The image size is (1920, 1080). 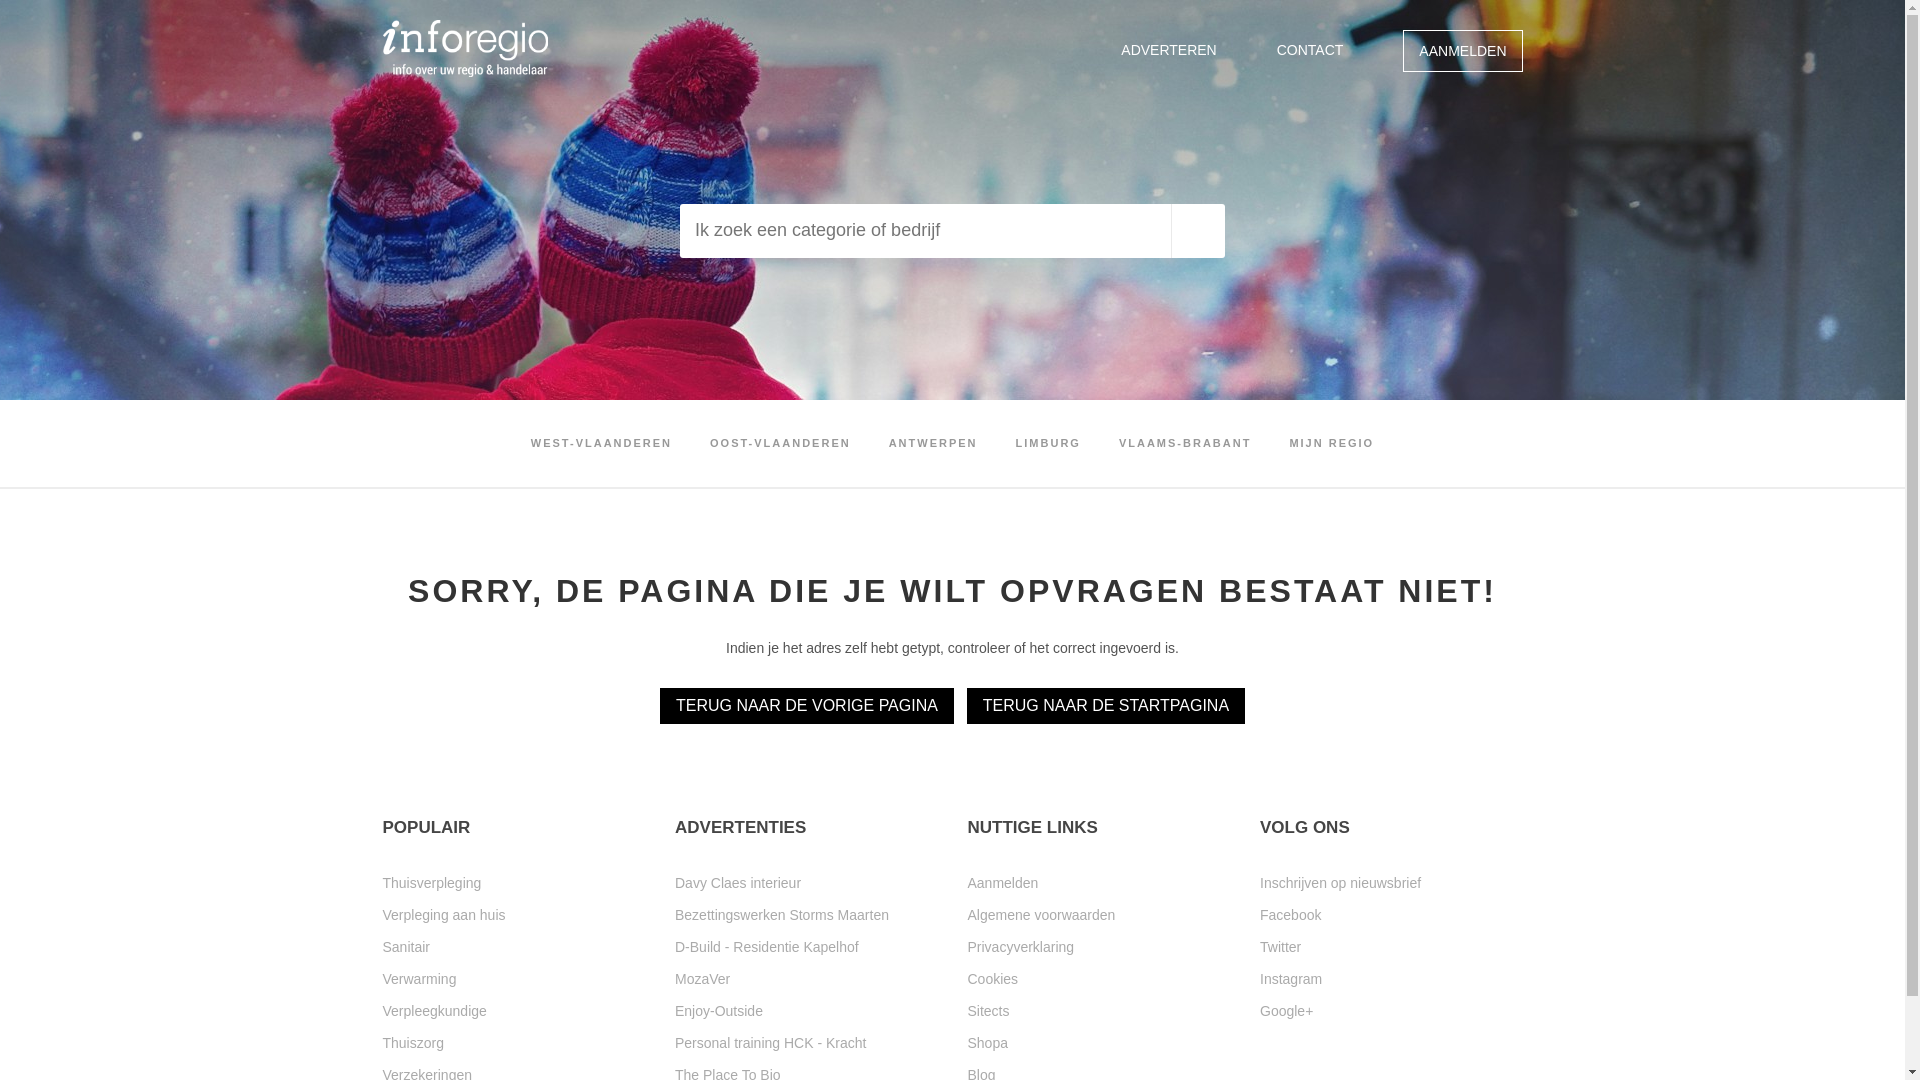 What do you see at coordinates (1117, 442) in the screenshot?
I see `'VLAAMS-BRABANT'` at bounding box center [1117, 442].